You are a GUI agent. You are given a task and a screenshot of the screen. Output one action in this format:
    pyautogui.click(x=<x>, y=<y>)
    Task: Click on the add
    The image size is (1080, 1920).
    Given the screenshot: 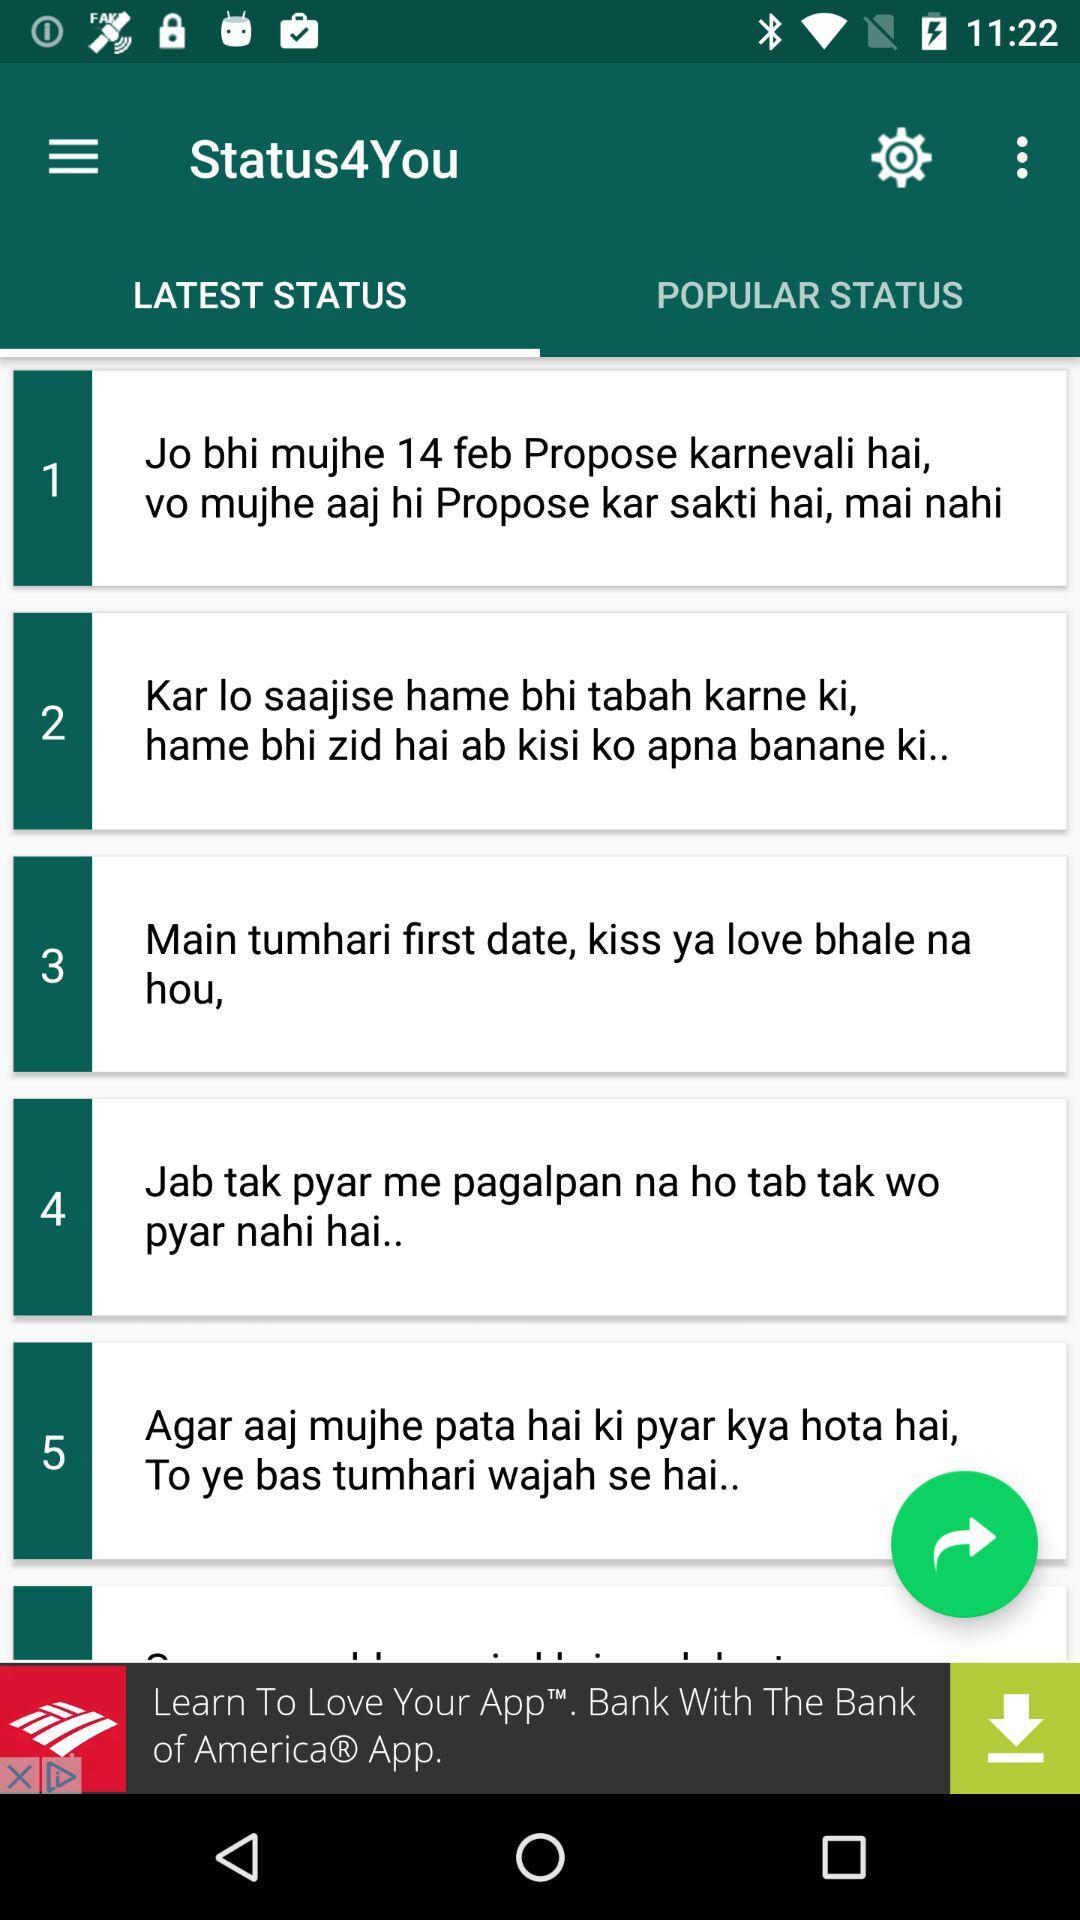 What is the action you would take?
    pyautogui.click(x=540, y=1727)
    